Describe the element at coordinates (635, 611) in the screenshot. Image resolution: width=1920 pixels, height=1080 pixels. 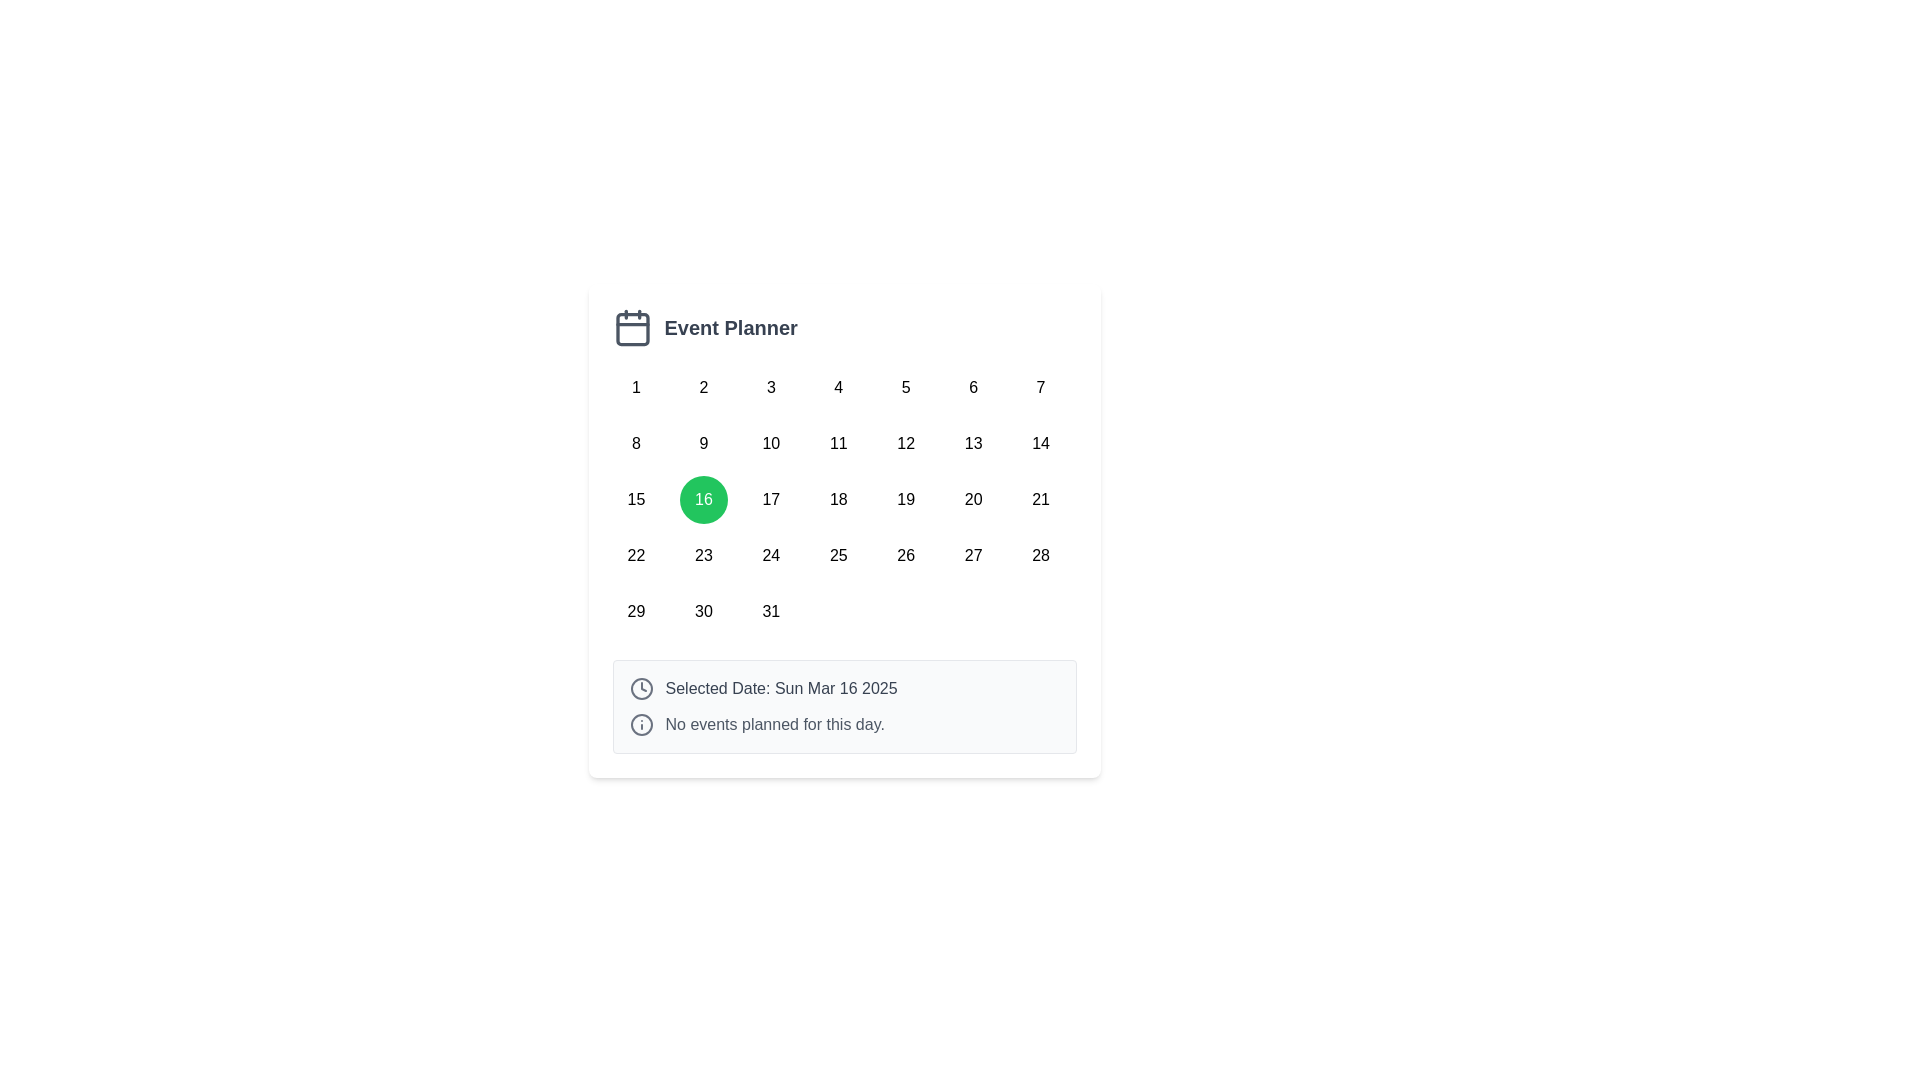
I see `the circular button containing the number '29' with a white background` at that location.